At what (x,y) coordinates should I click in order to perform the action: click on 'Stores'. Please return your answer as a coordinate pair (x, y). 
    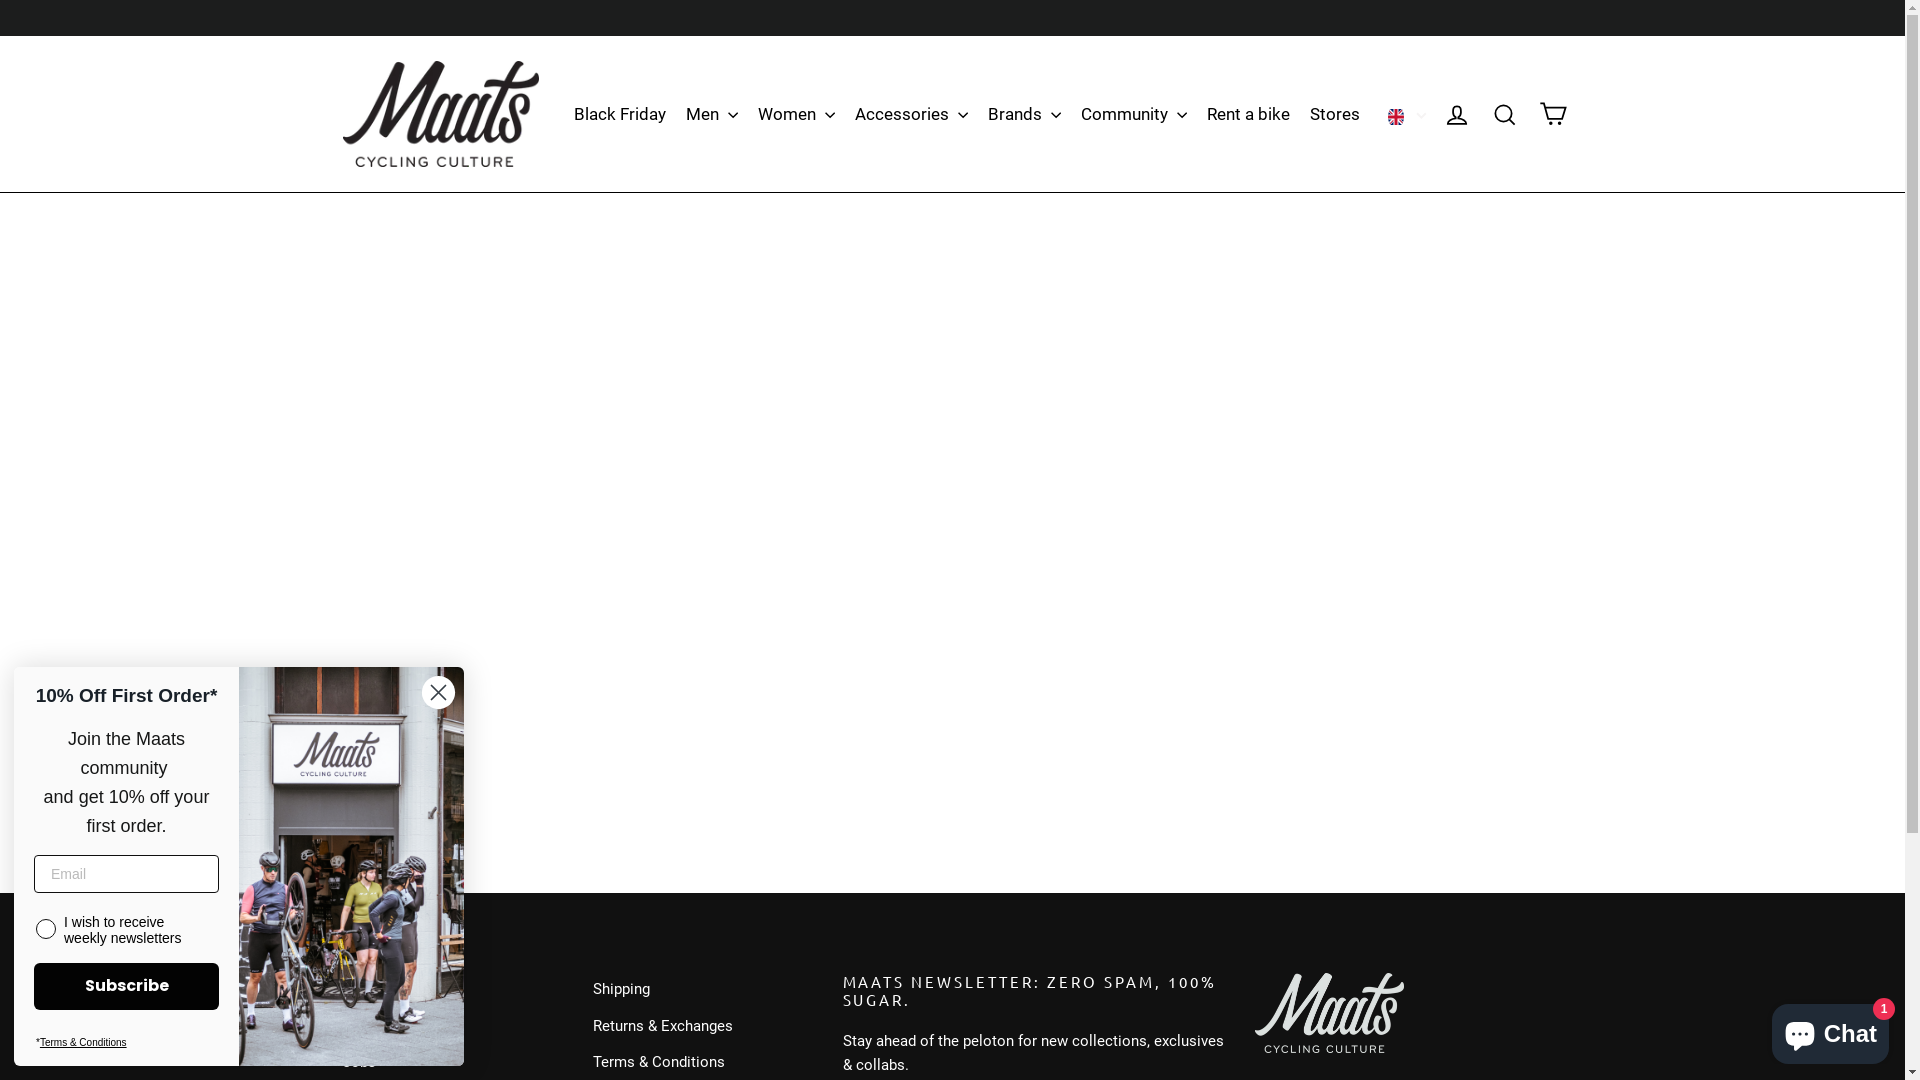
    Looking at the image, I should click on (1334, 114).